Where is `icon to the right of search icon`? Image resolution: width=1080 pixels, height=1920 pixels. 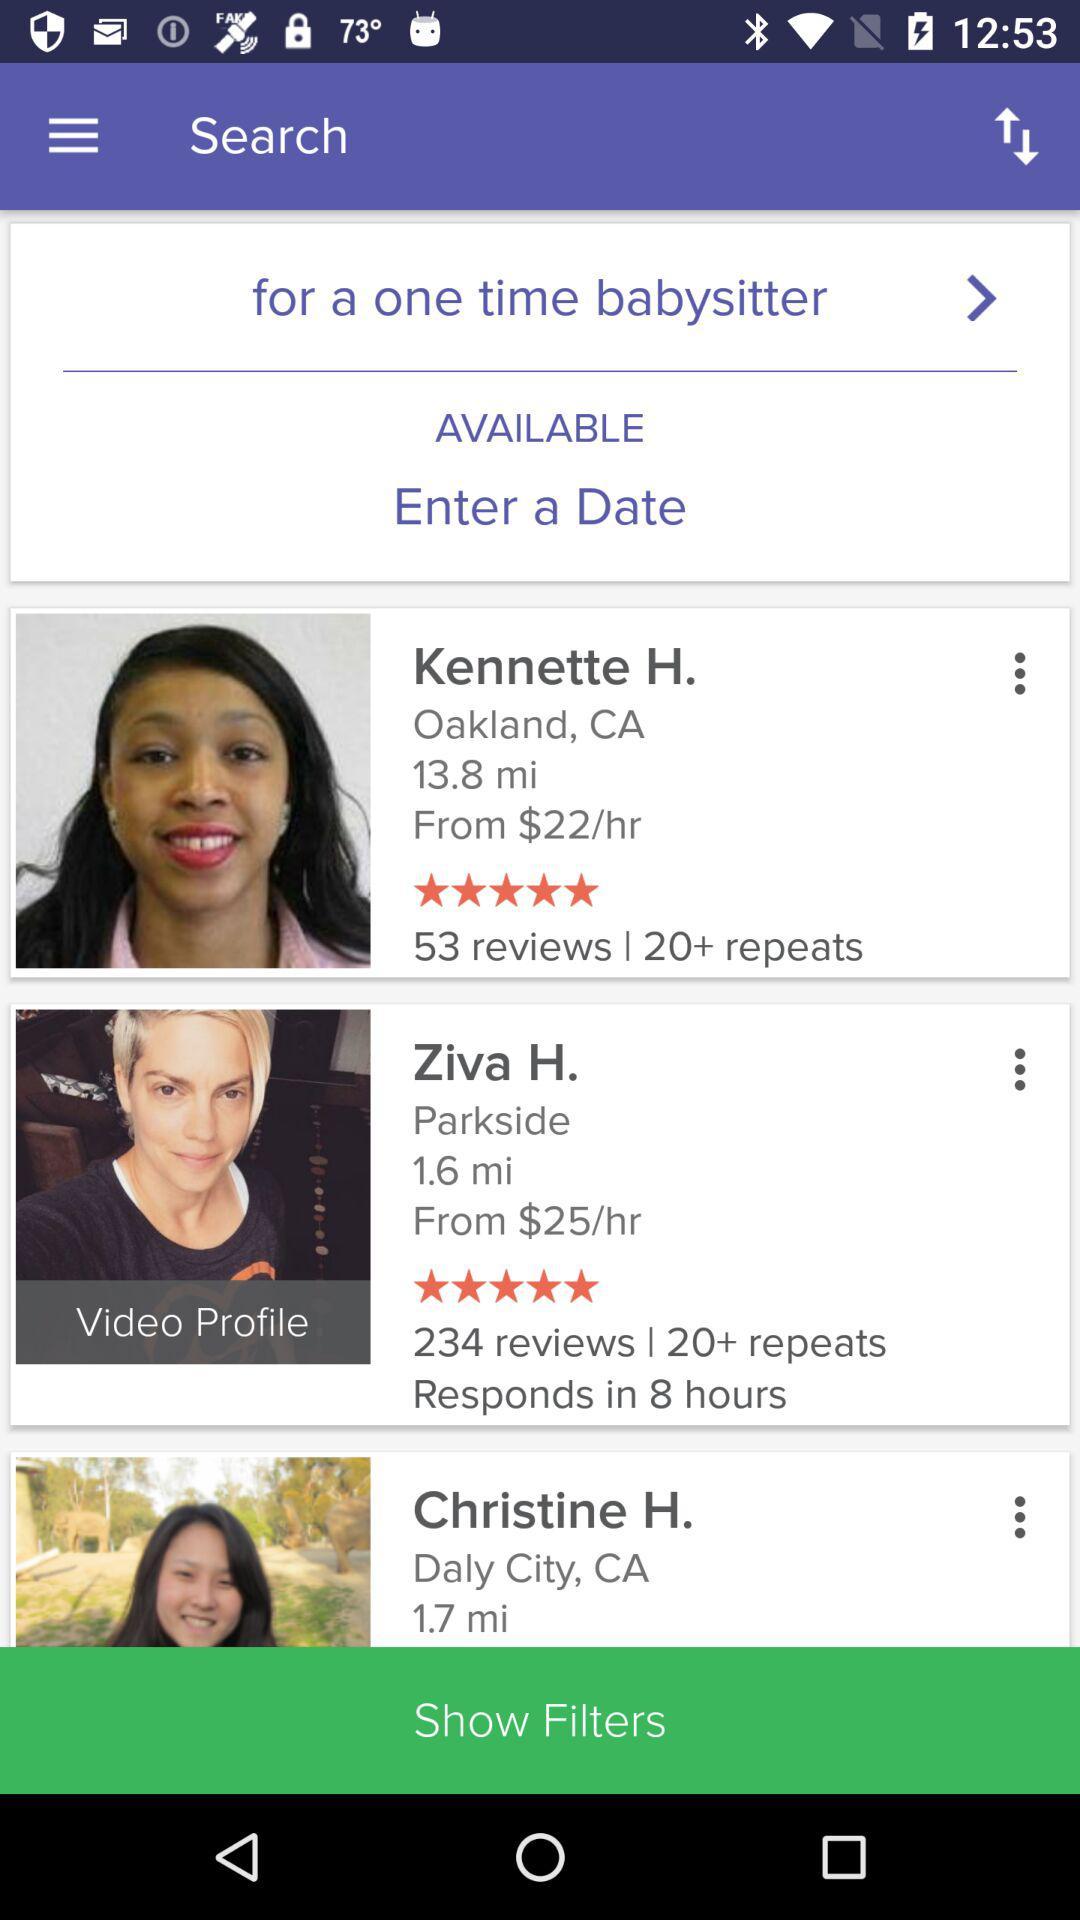 icon to the right of search icon is located at coordinates (1017, 135).